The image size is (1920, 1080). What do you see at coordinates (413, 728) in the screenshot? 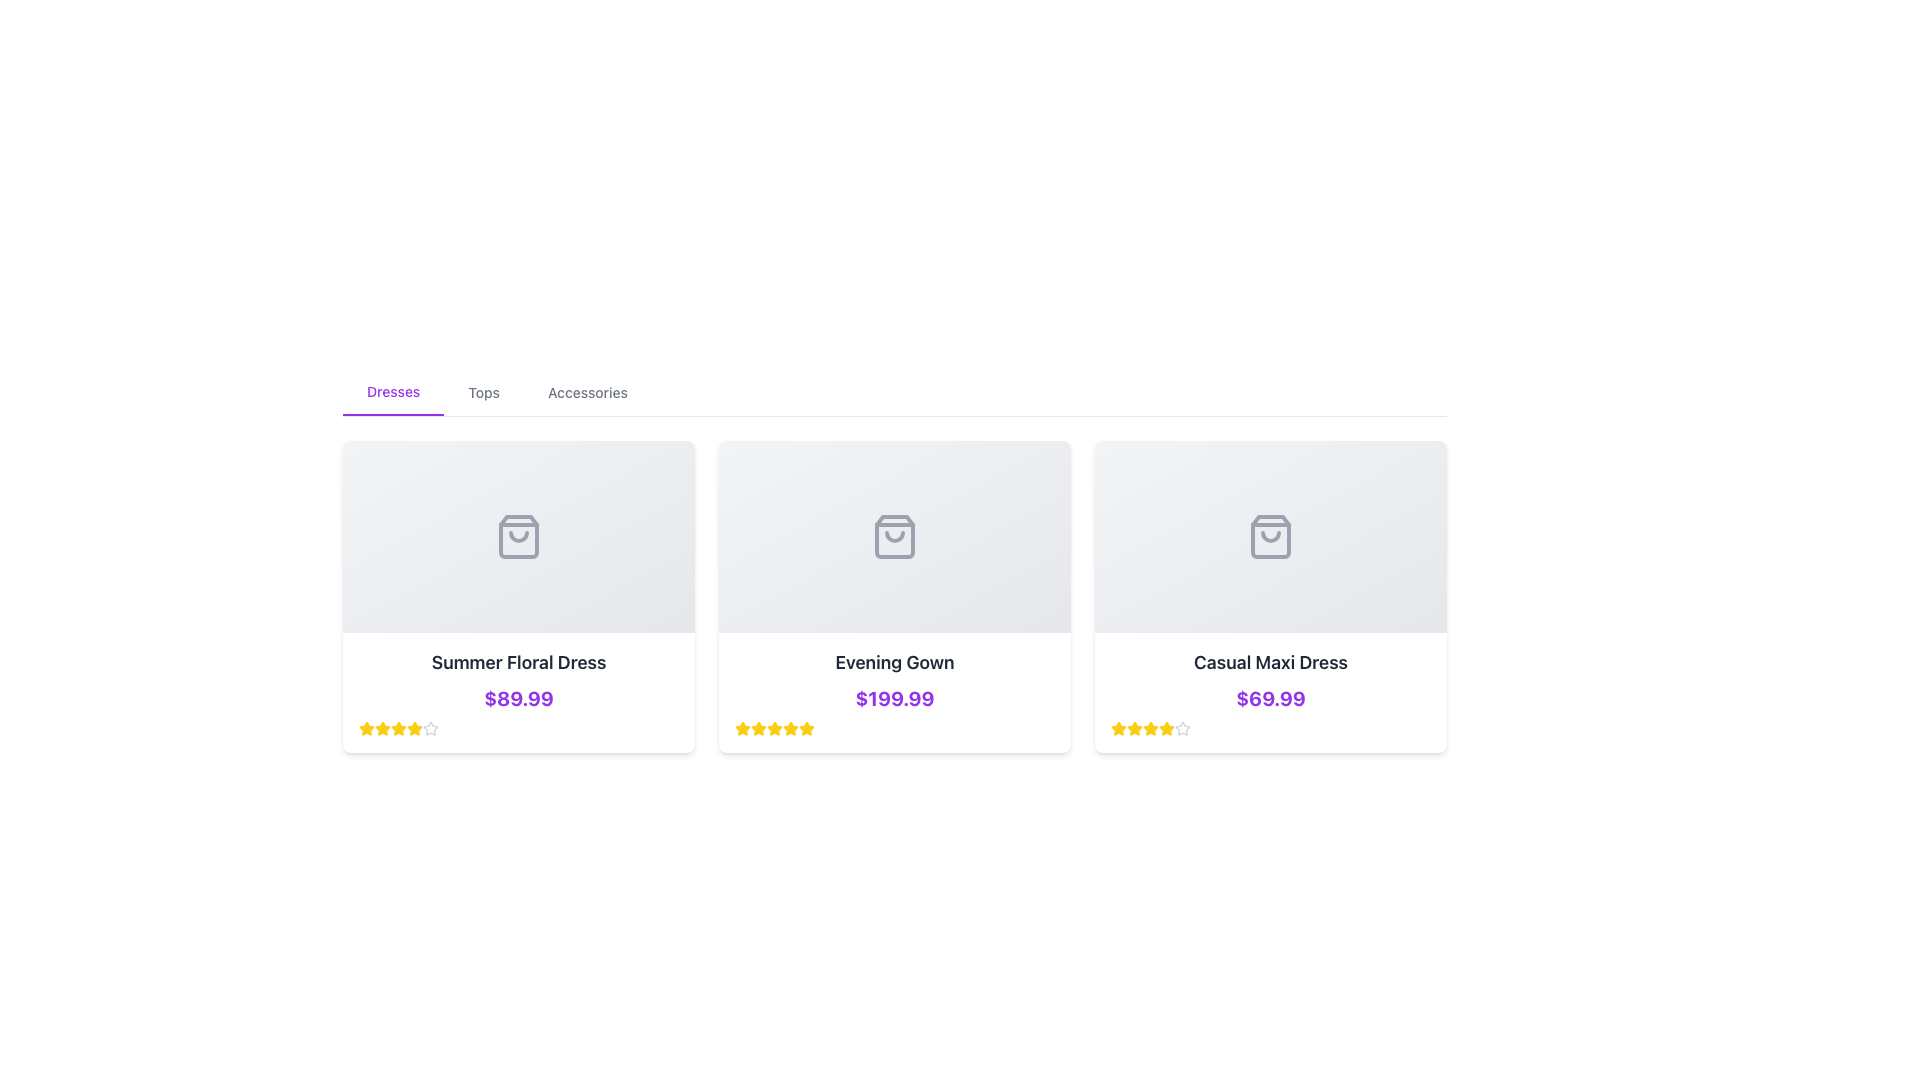
I see `the fourth star icon in the five-star rating system for the 'Summer Floral Dress' product, located under its price tag` at bounding box center [413, 728].